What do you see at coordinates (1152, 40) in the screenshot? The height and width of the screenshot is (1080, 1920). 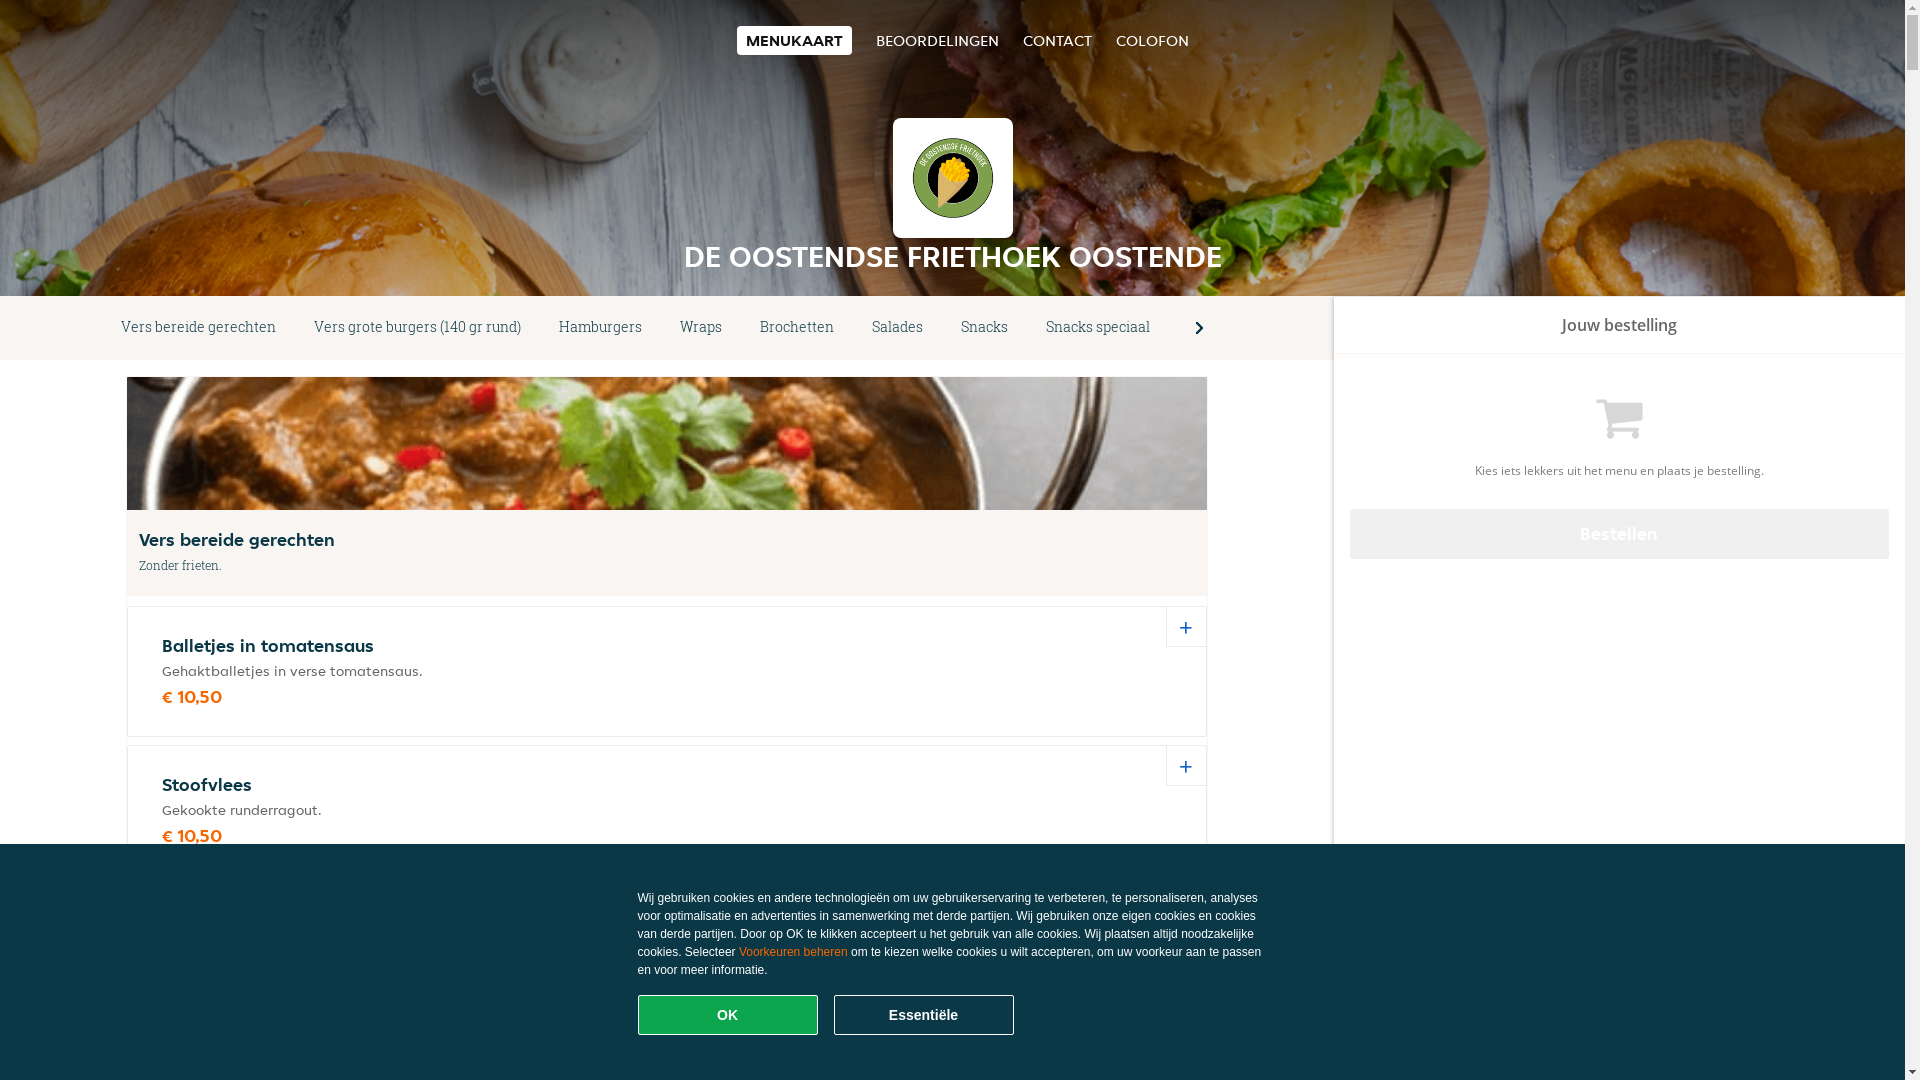 I see `'COLOFON'` at bounding box center [1152, 40].